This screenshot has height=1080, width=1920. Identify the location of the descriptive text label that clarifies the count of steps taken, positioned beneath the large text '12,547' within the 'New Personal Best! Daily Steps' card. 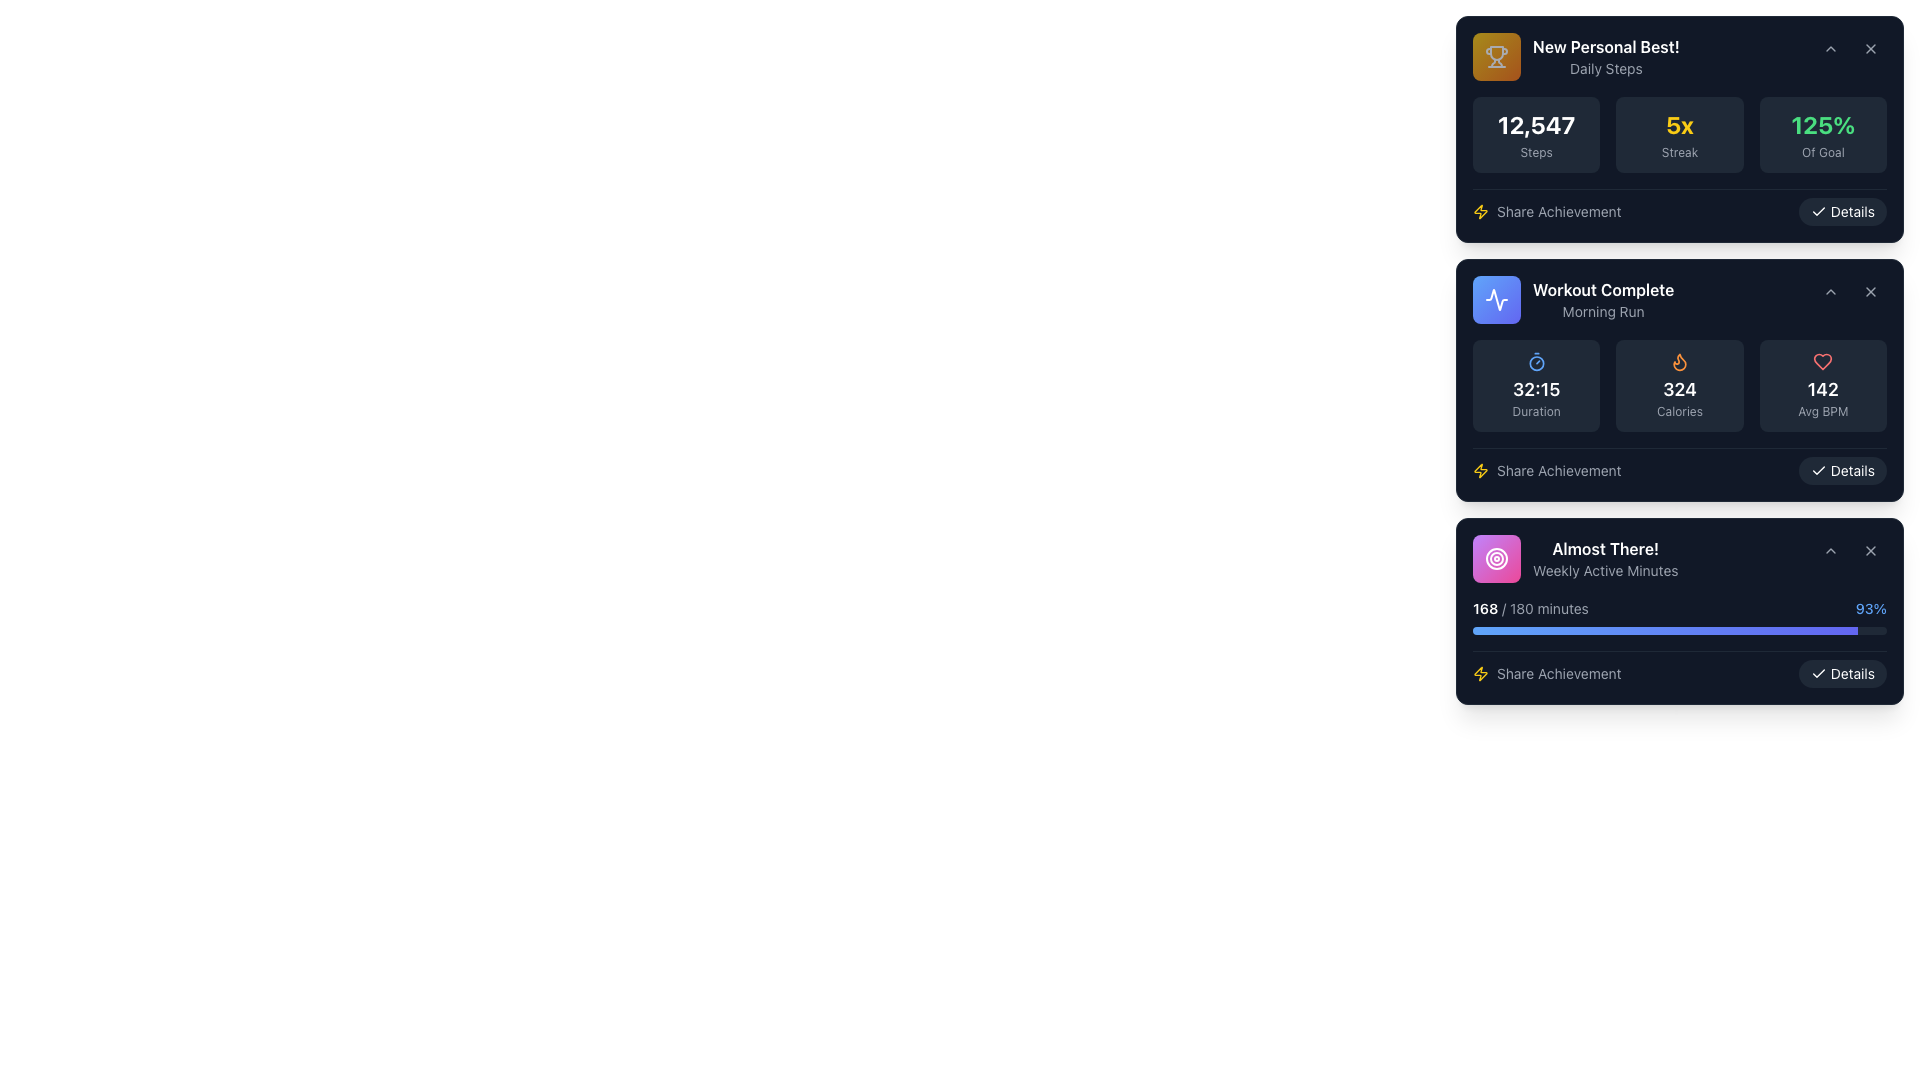
(1535, 152).